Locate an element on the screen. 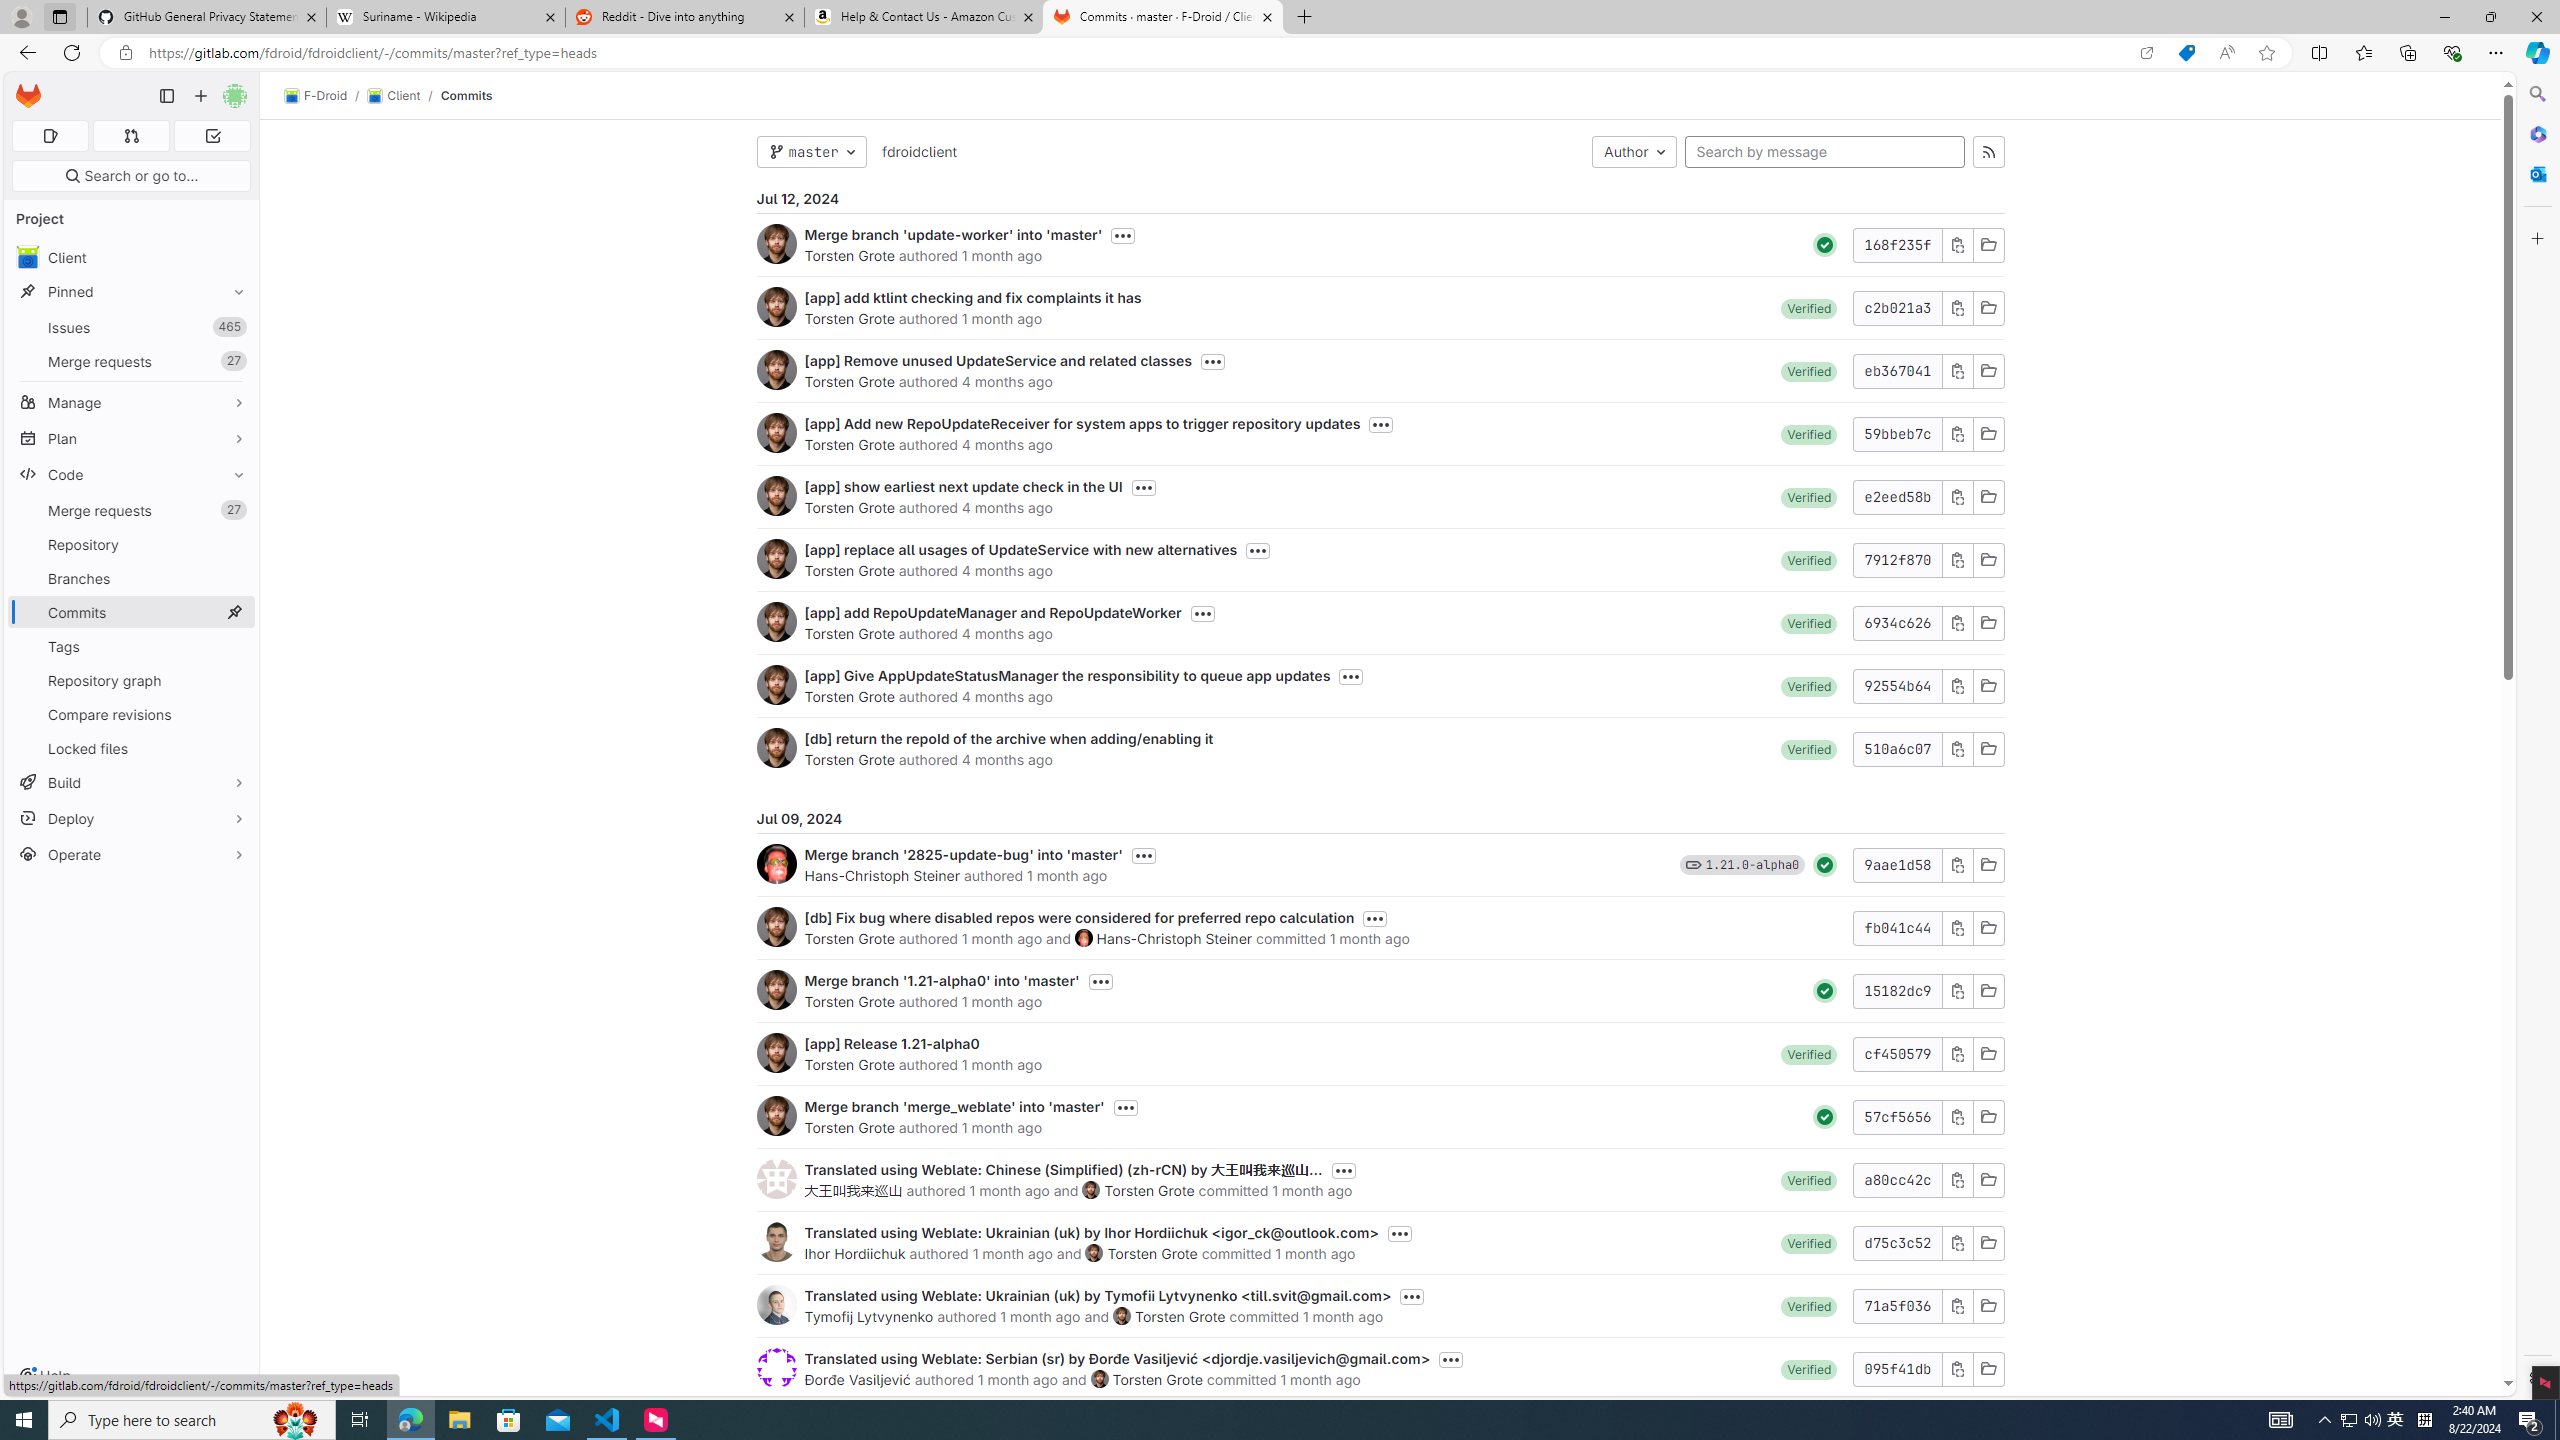 The height and width of the screenshot is (1440, 2560). 'Merge branch ' is located at coordinates (962, 854).